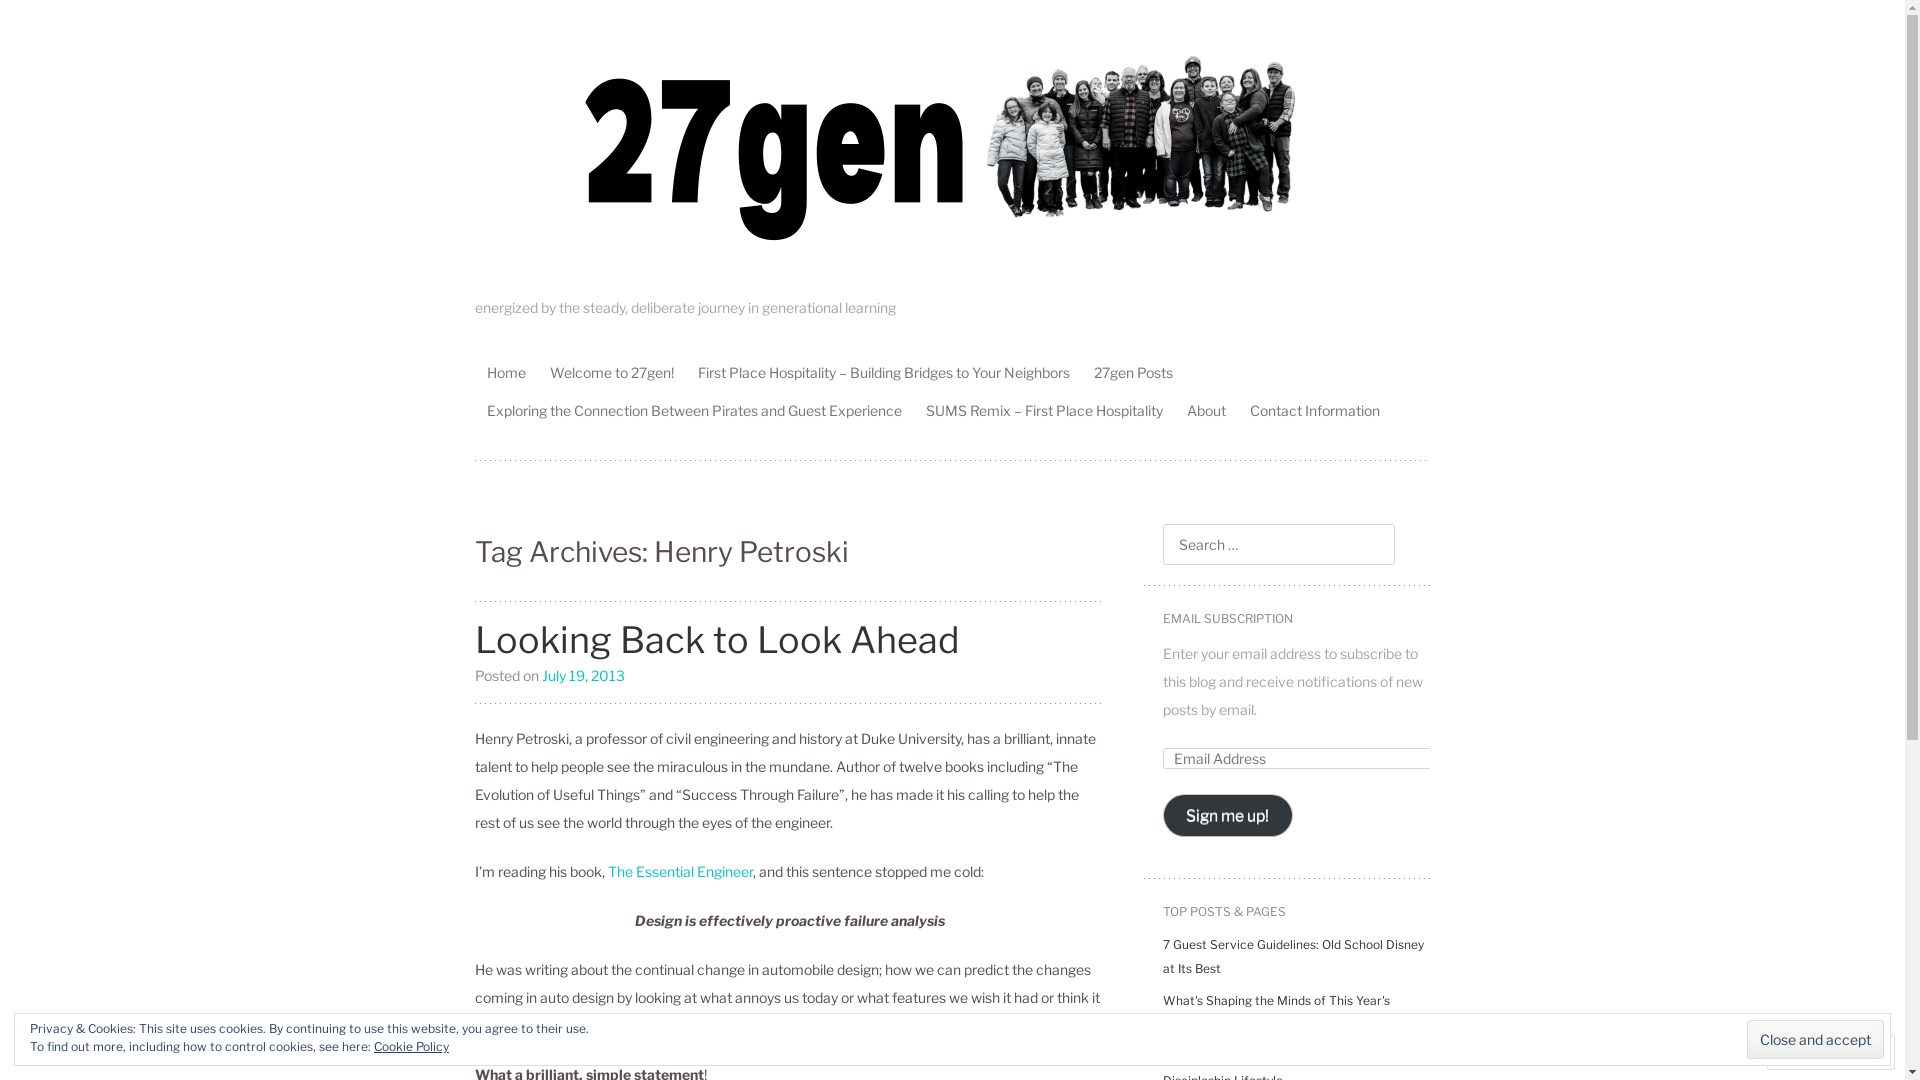  Describe the element at coordinates (1226, 815) in the screenshot. I see `'Sign me up!'` at that location.